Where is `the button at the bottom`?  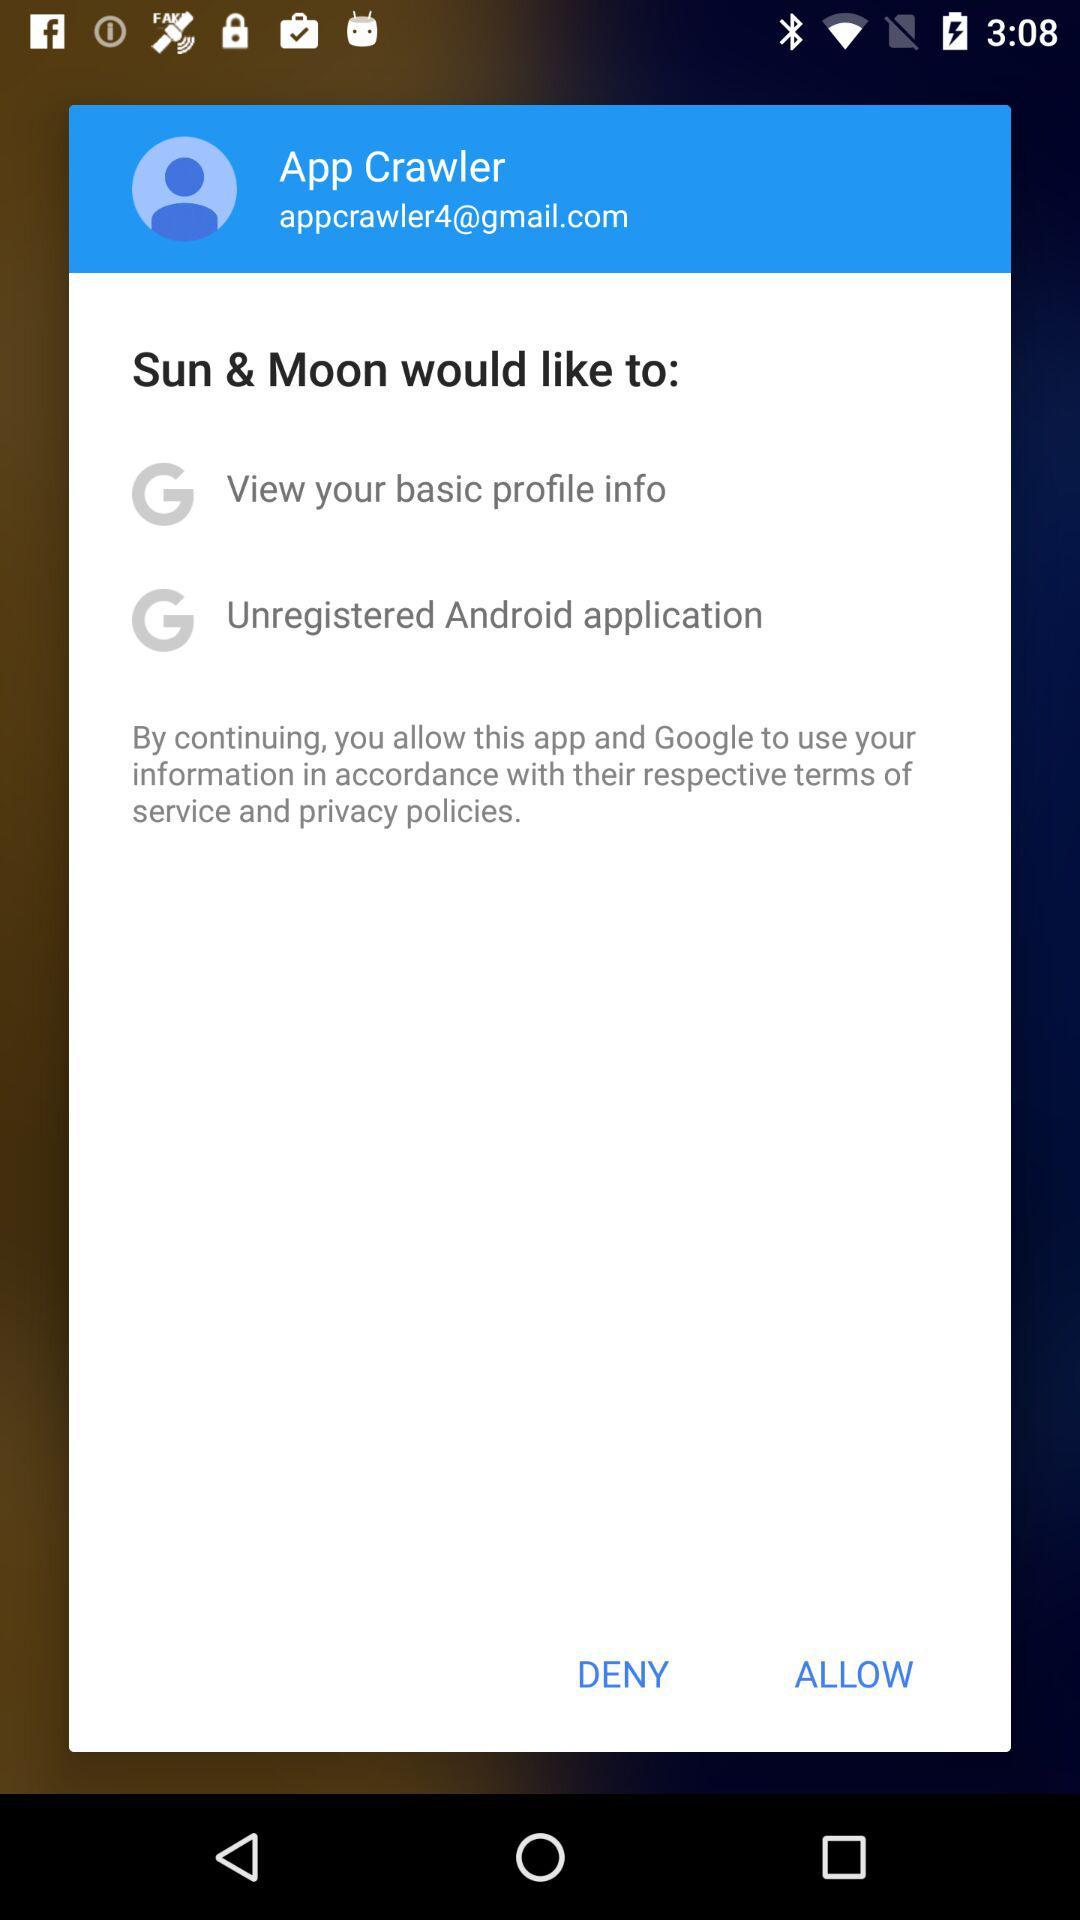
the button at the bottom is located at coordinates (621, 1673).